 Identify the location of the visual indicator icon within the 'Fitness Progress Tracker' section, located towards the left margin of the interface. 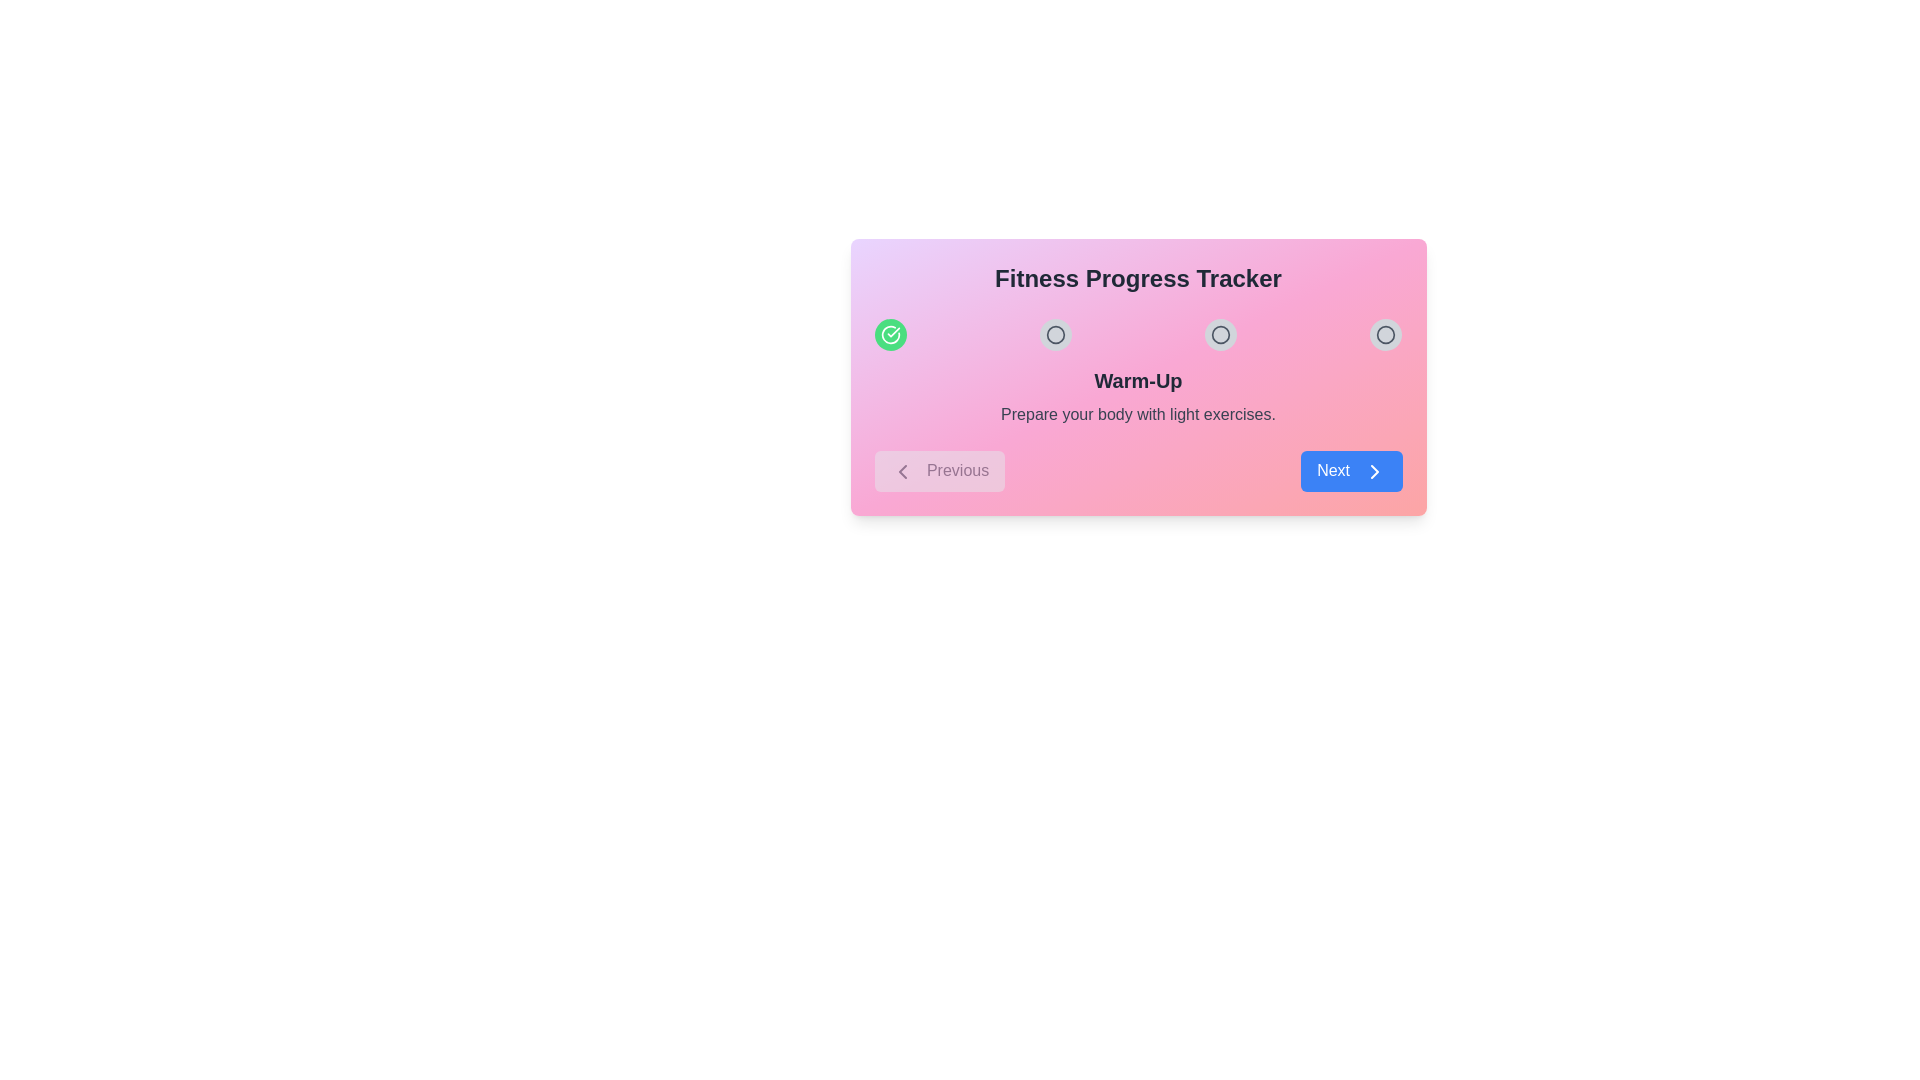
(889, 334).